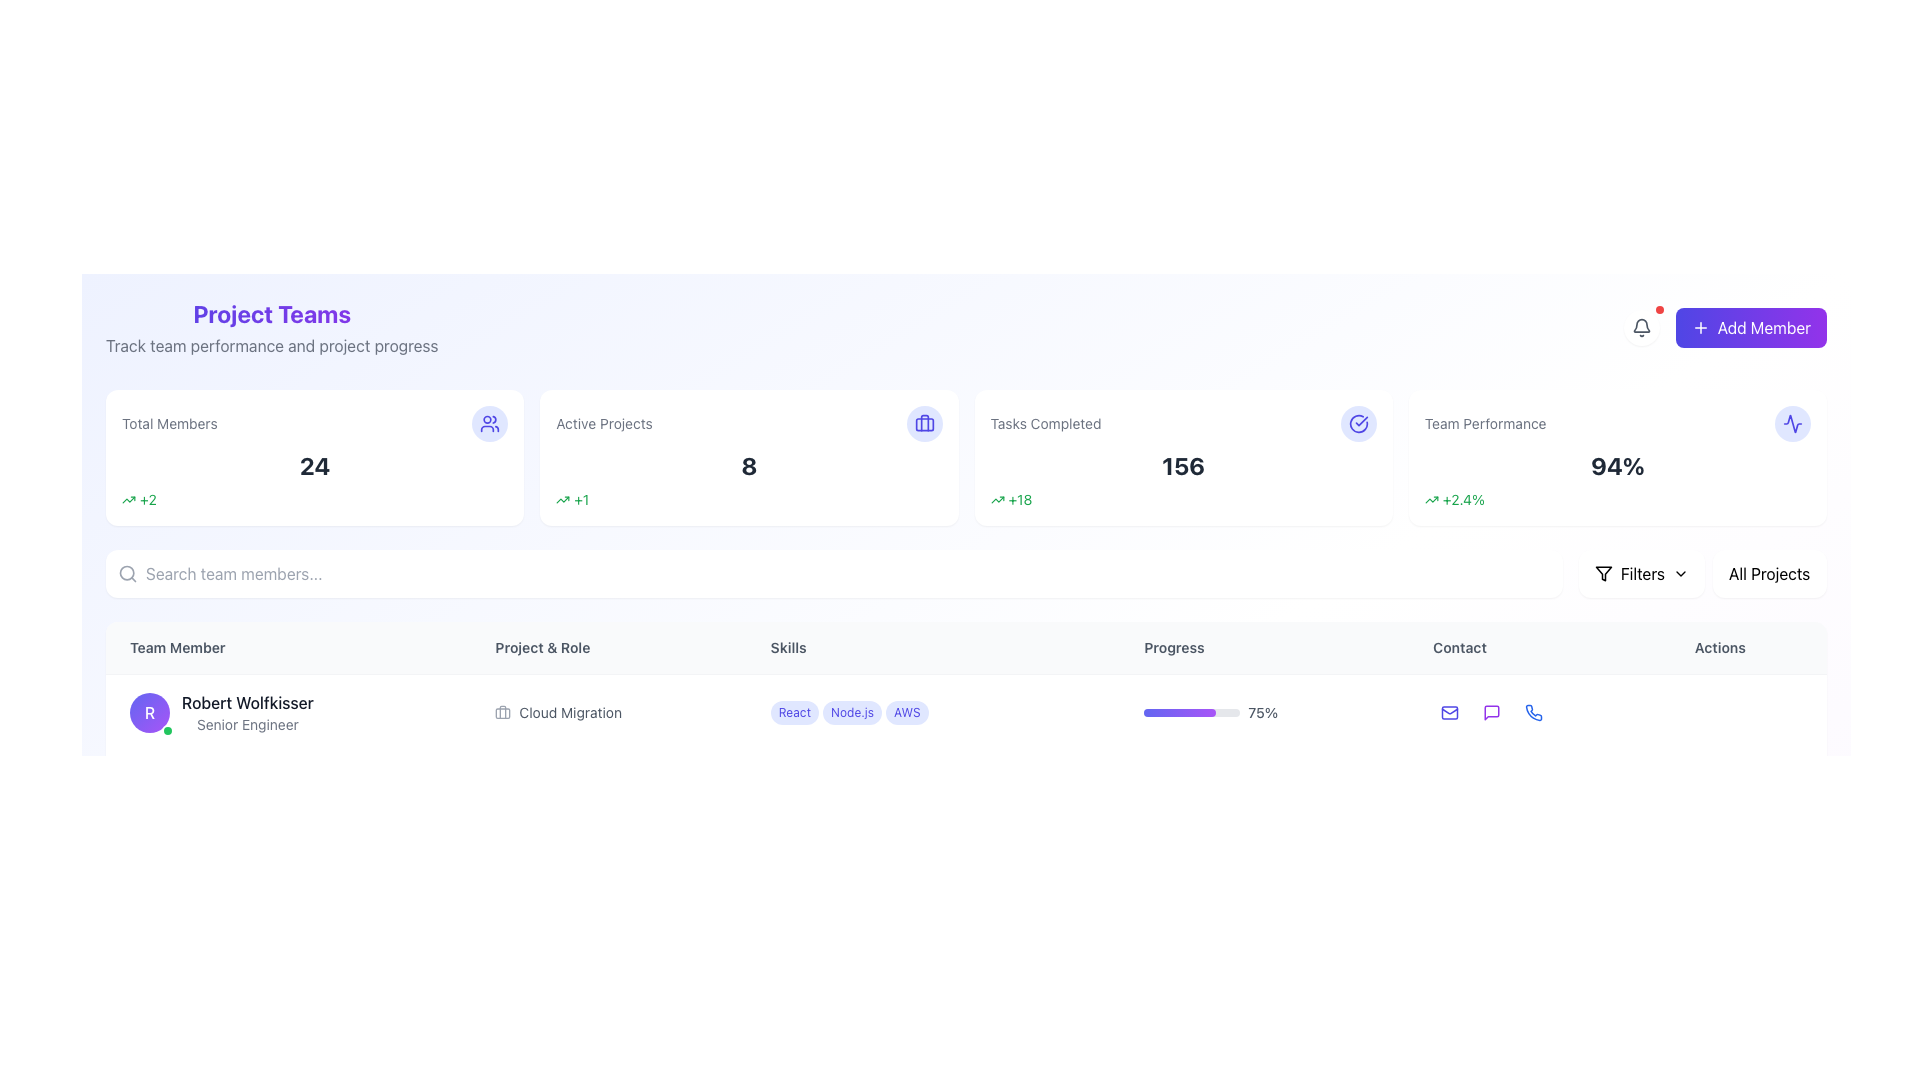 This screenshot has width=1920, height=1080. What do you see at coordinates (271, 313) in the screenshot?
I see `the heading element styled with bold gradient text reading 'Project Teams', located above the subtitle 'Track team performance and project progress'` at bounding box center [271, 313].